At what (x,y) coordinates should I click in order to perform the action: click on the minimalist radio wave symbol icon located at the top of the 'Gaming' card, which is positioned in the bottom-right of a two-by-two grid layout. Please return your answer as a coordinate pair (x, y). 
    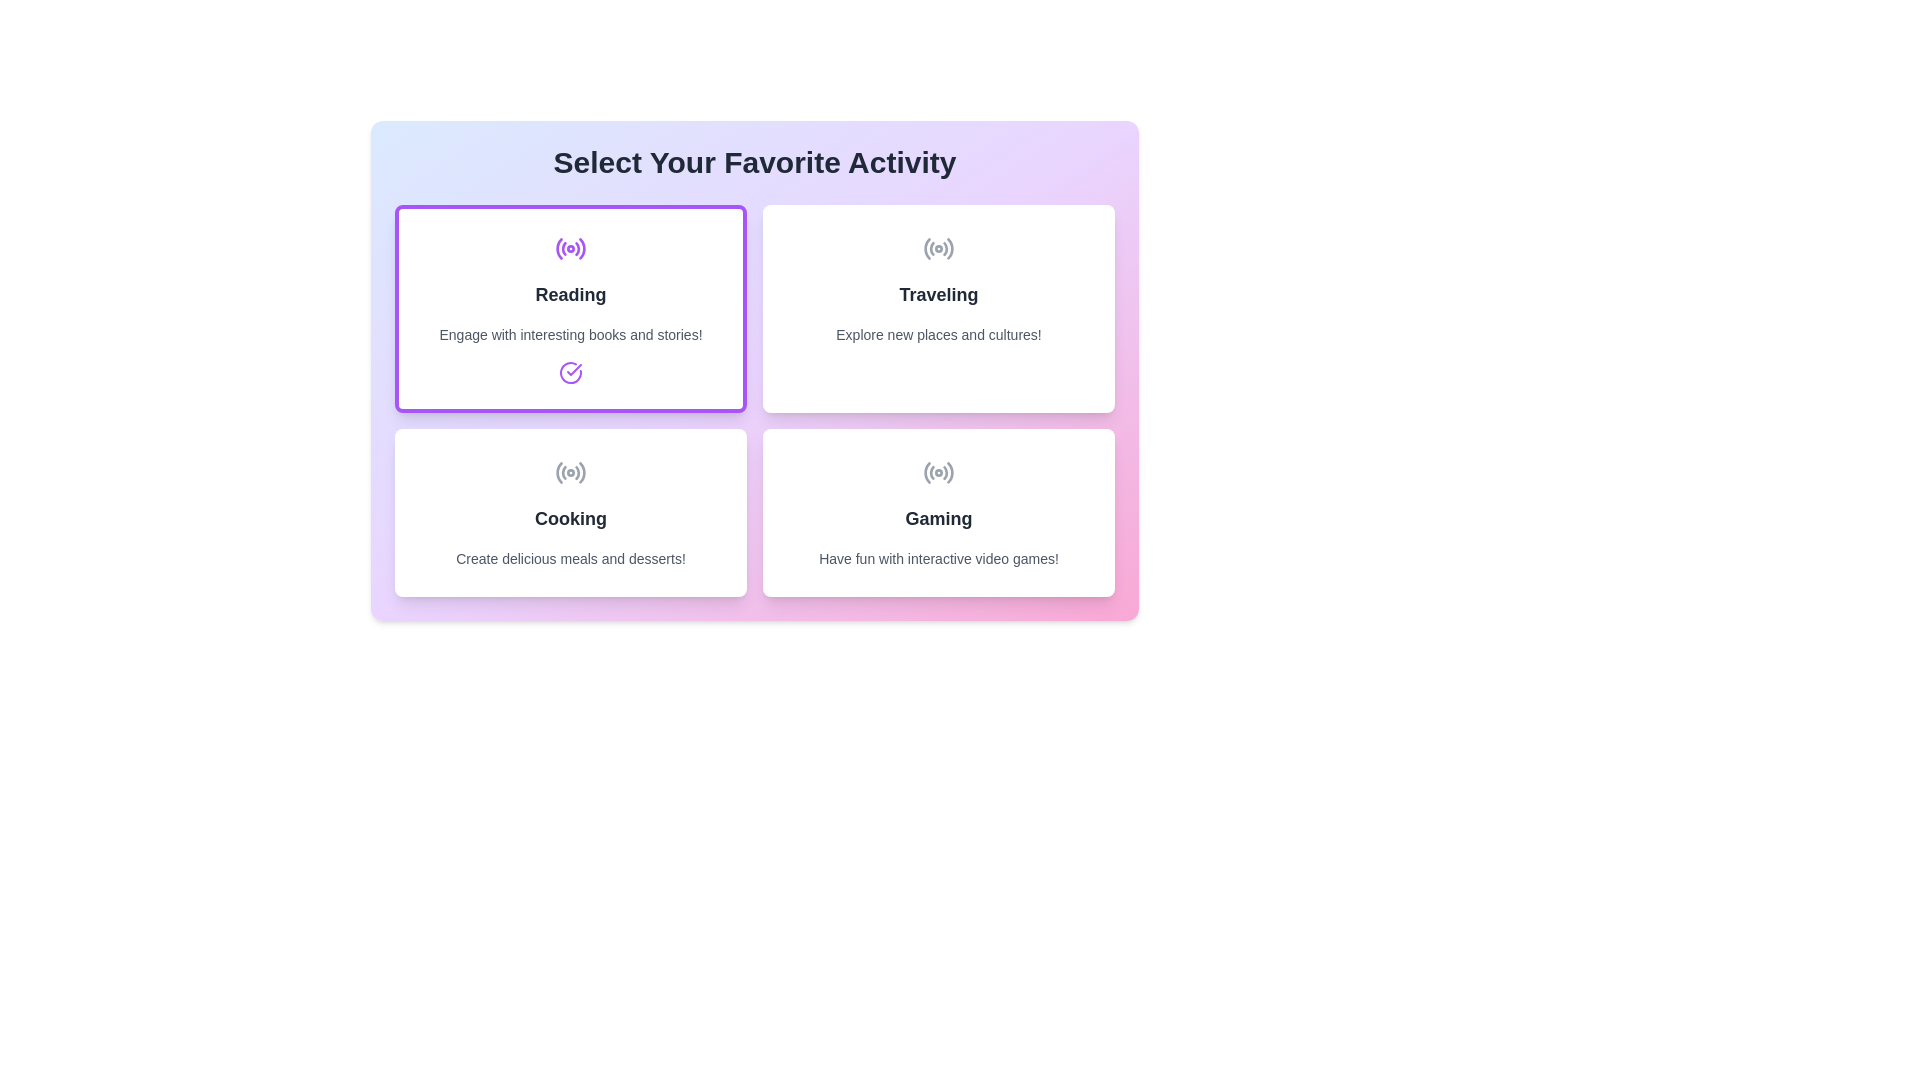
    Looking at the image, I should click on (938, 473).